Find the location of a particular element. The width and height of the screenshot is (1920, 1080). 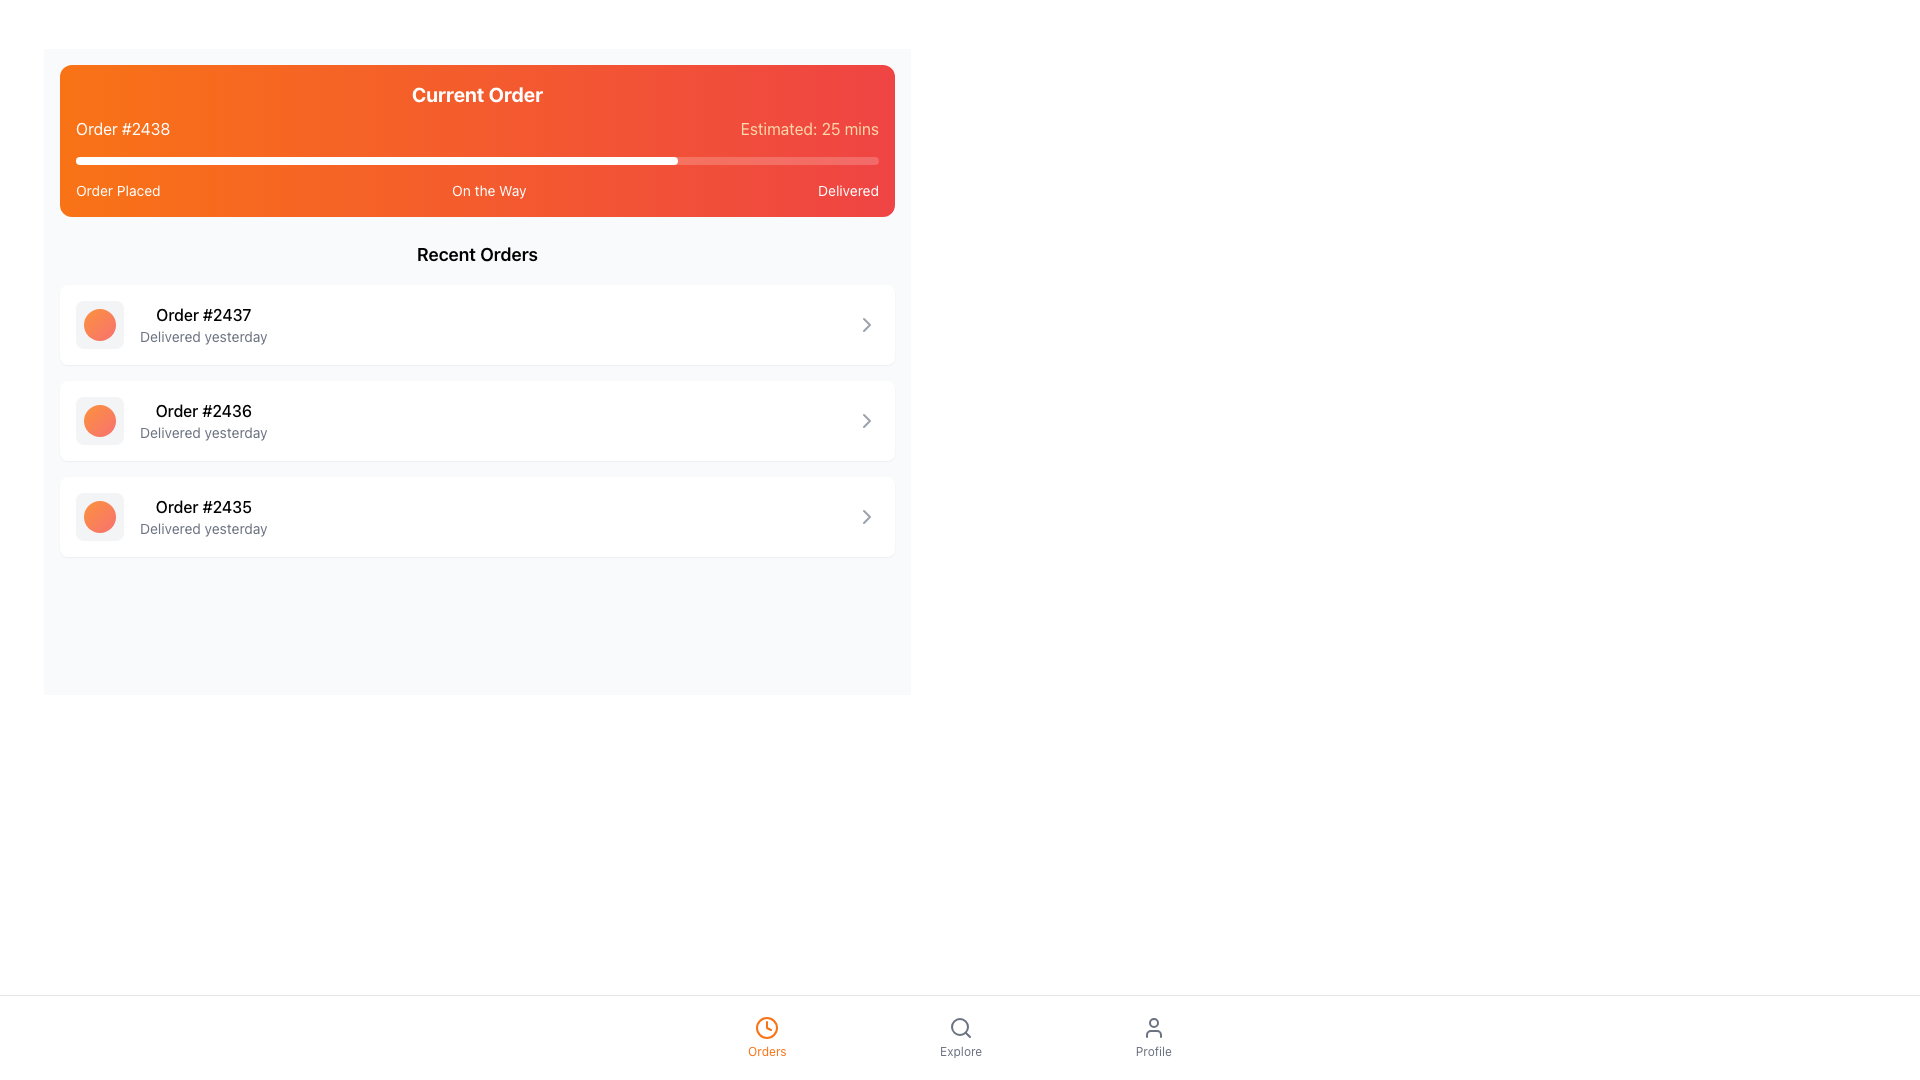

the third item in the 'Recent Orders' list, which represents a past order with its order number and delivery status is located at coordinates (171, 515).